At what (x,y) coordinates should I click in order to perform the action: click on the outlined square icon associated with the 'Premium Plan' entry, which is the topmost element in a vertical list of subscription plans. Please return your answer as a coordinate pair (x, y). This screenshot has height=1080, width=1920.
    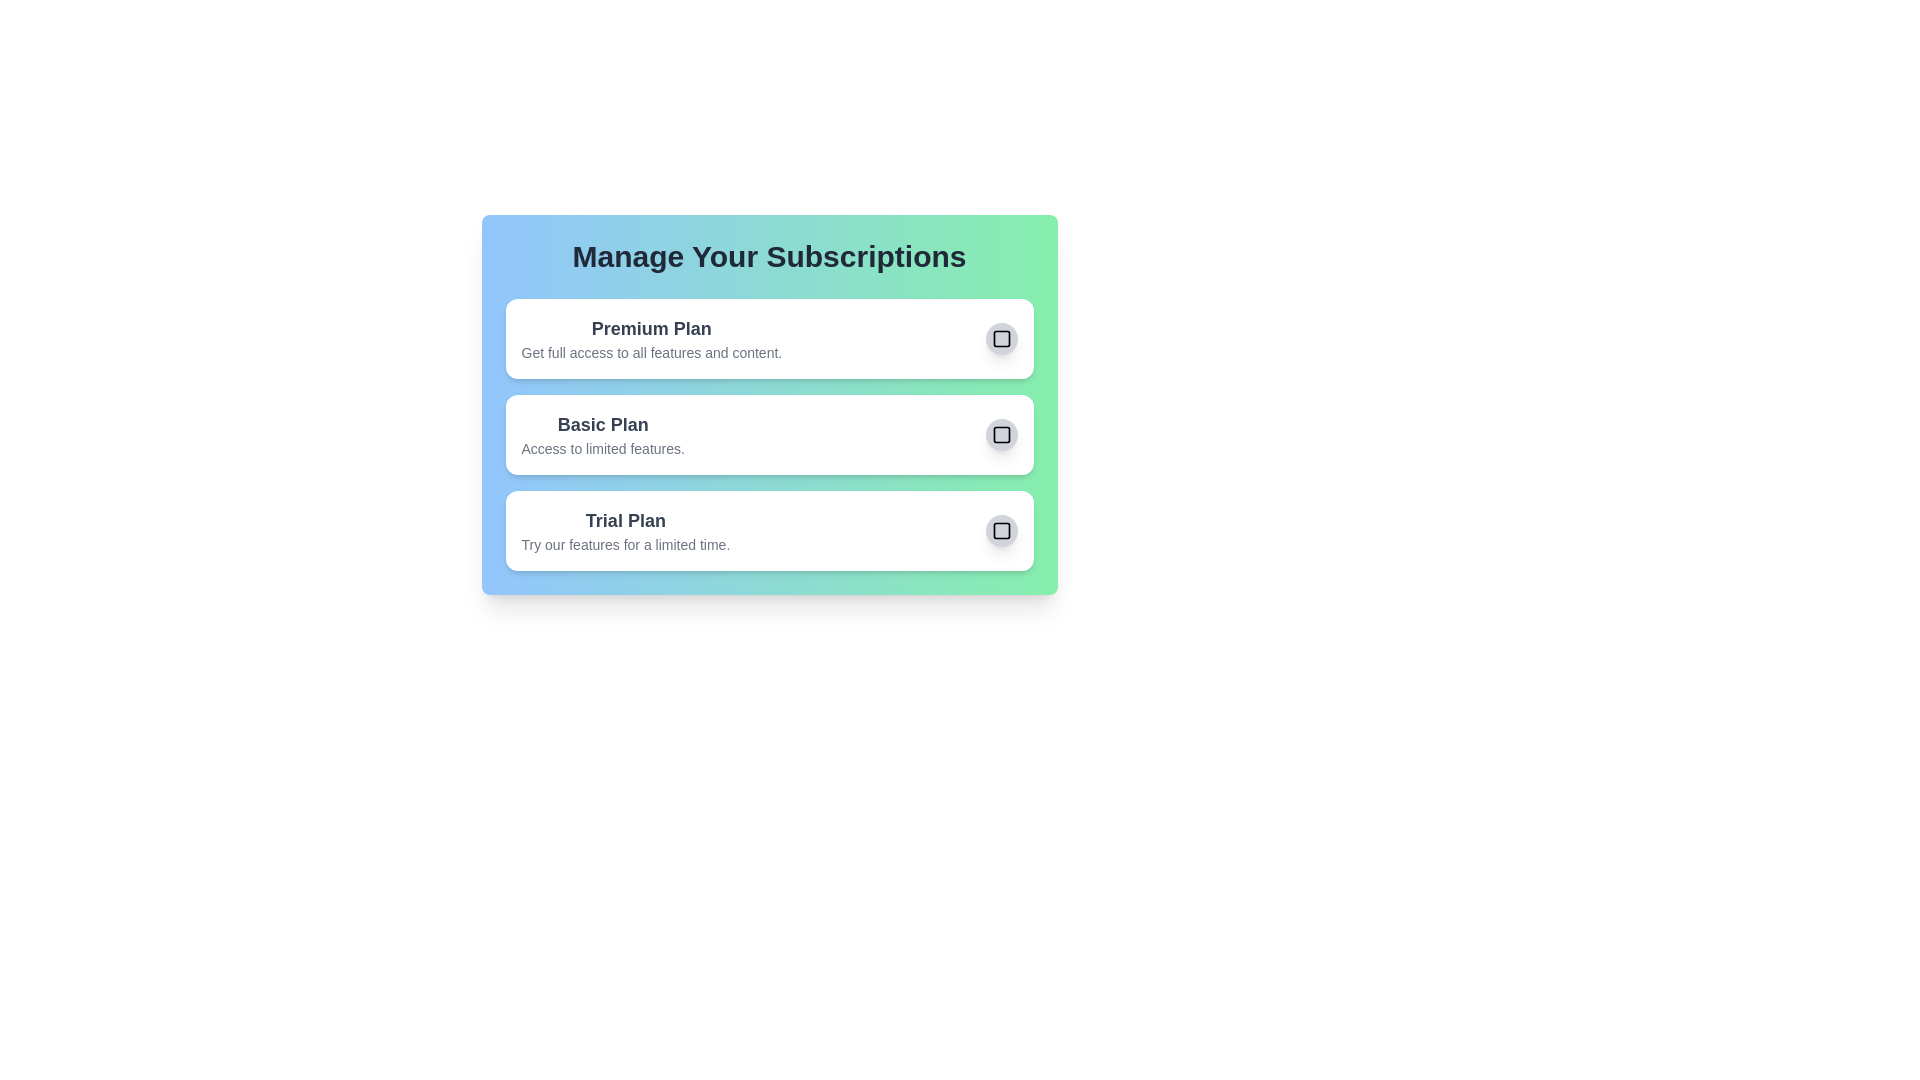
    Looking at the image, I should click on (1001, 338).